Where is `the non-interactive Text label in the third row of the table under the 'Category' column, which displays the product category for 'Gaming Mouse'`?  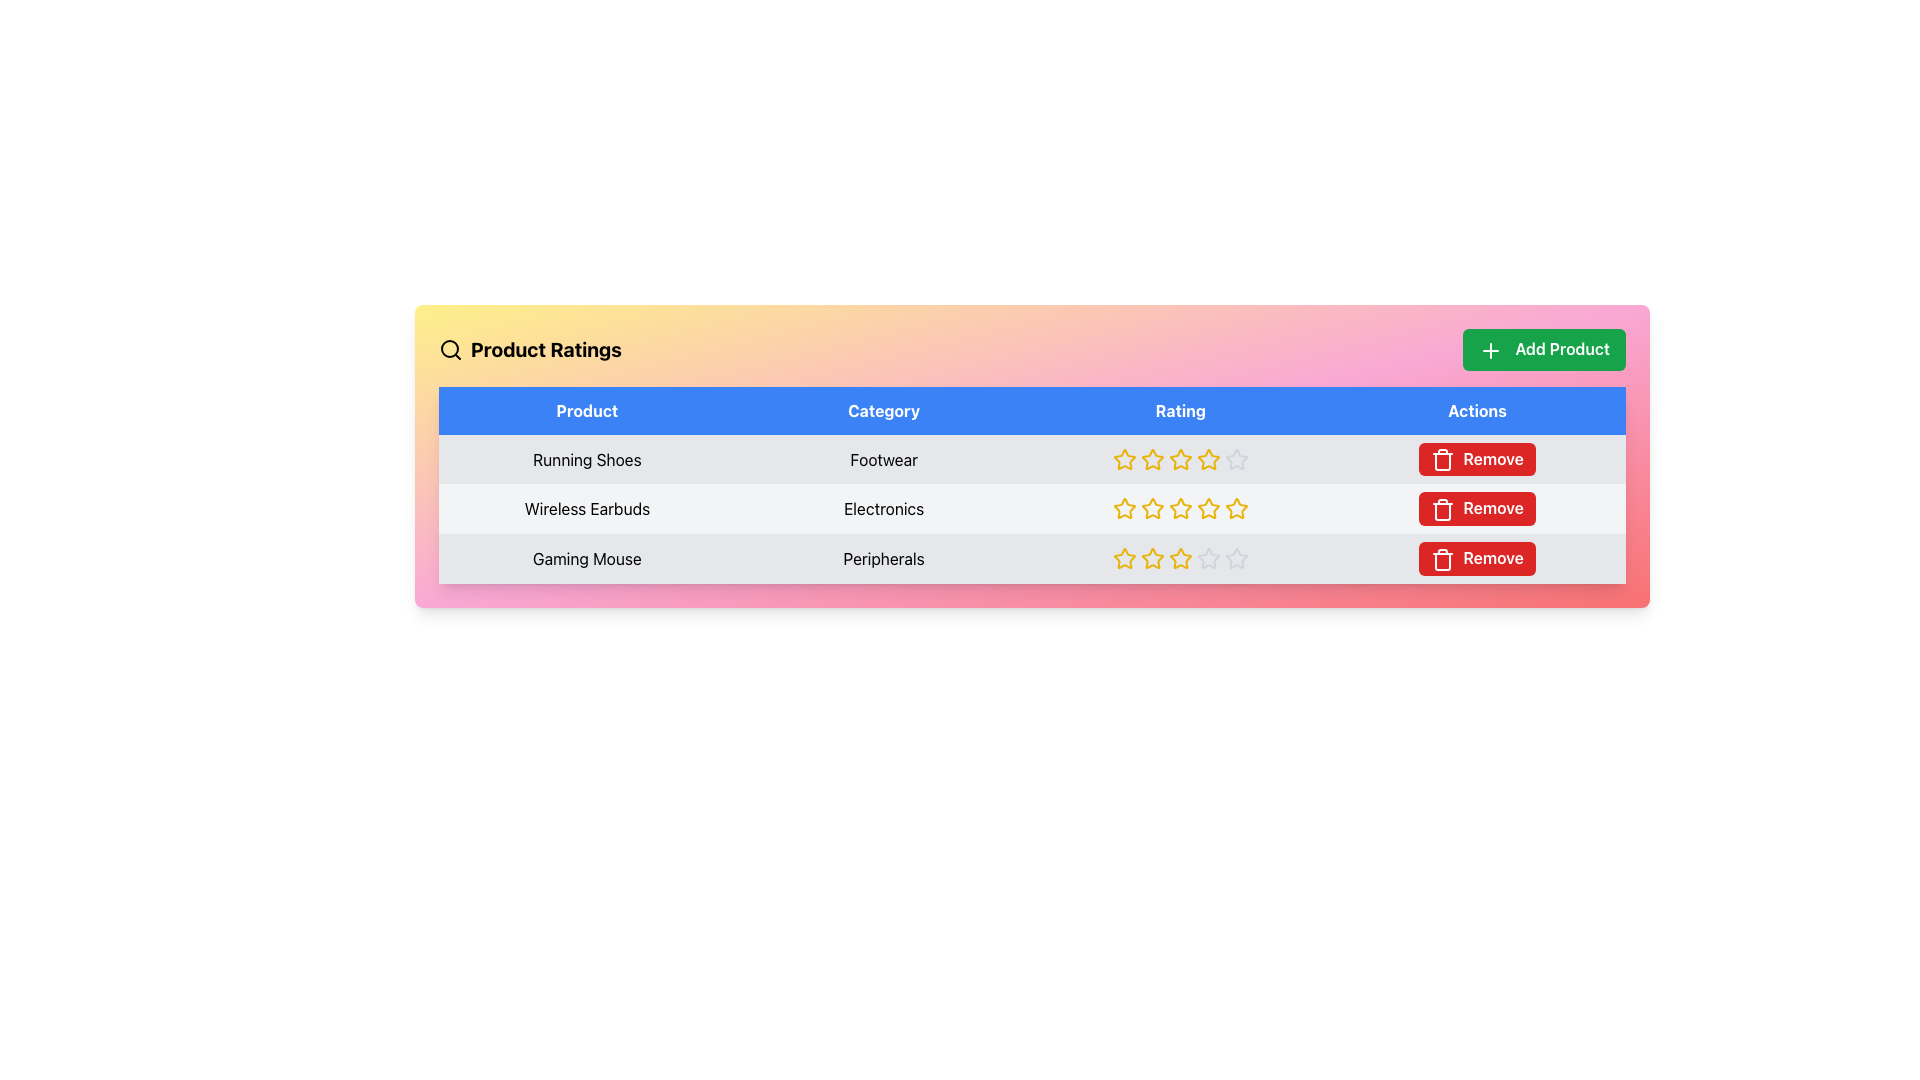 the non-interactive Text label in the third row of the table under the 'Category' column, which displays the product category for 'Gaming Mouse' is located at coordinates (883, 559).